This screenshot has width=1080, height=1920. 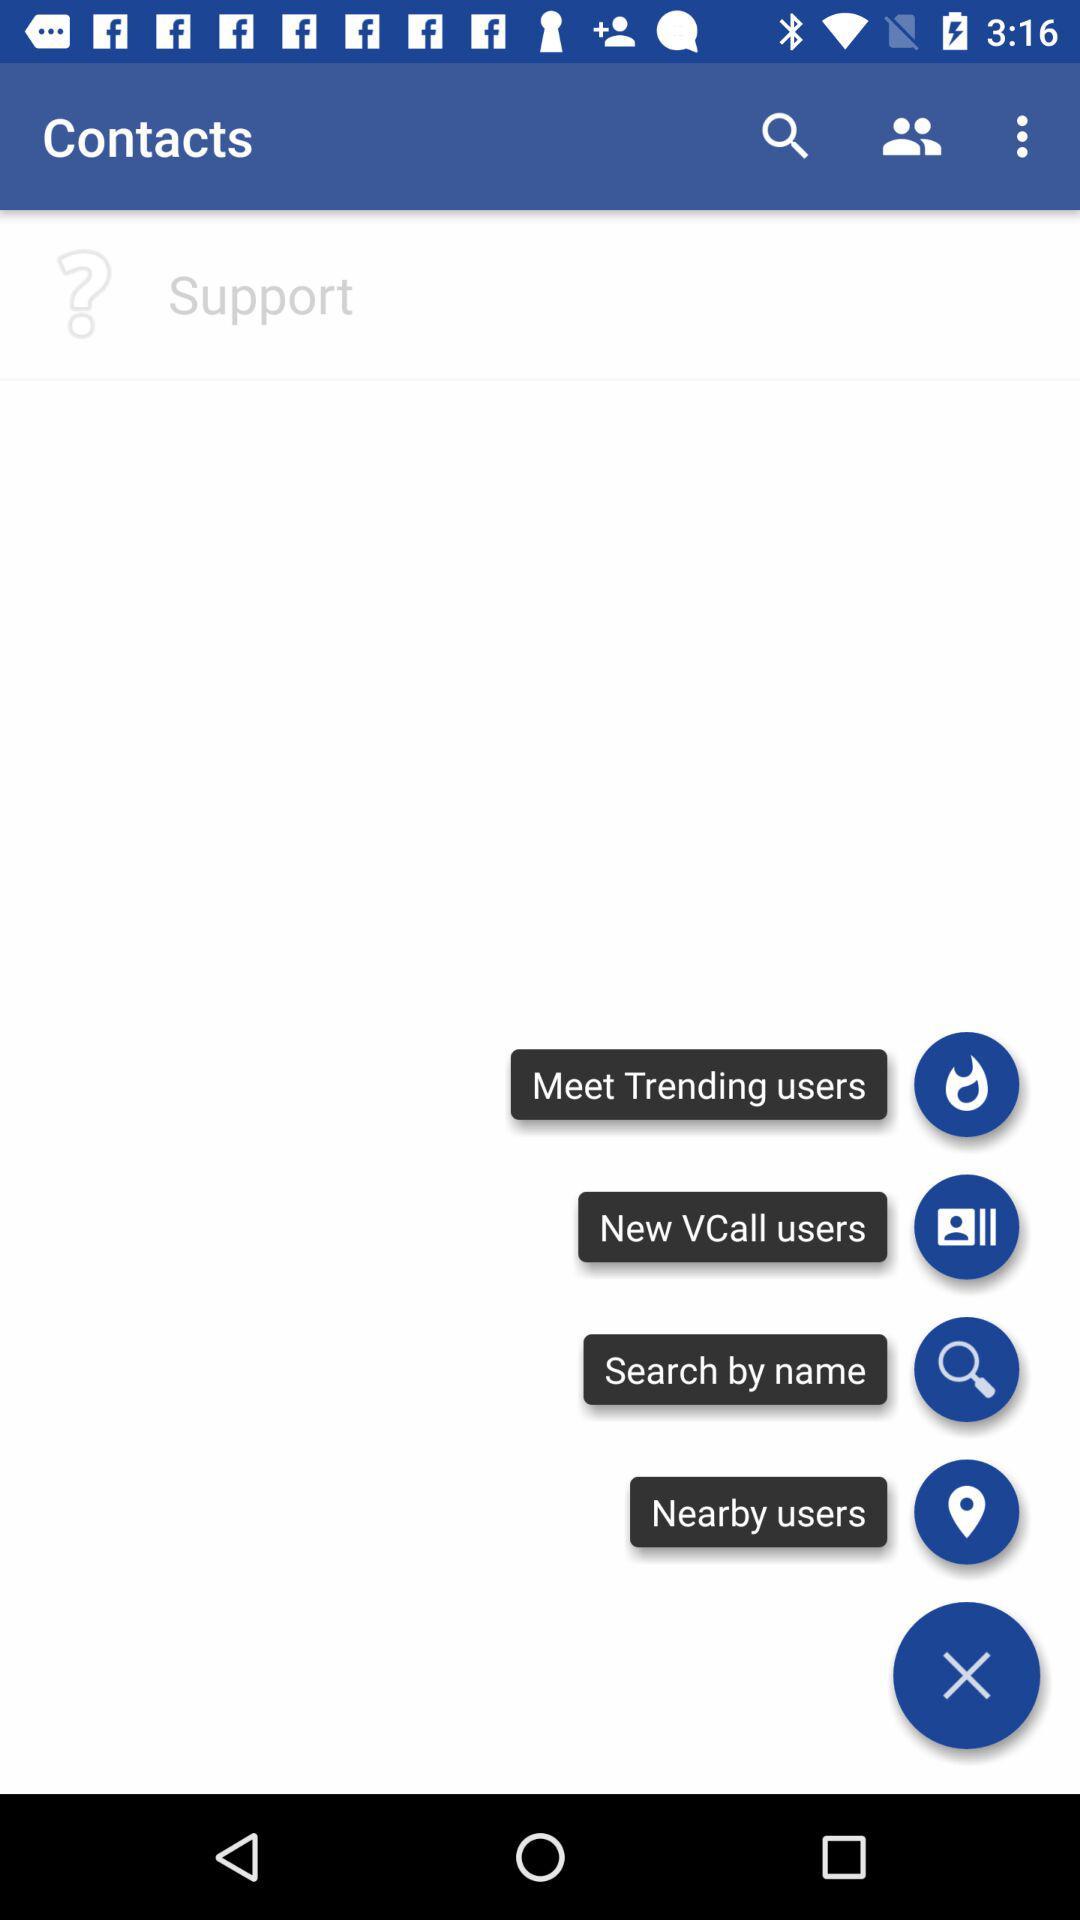 What do you see at coordinates (732, 1226) in the screenshot?
I see `the new vcall users icon` at bounding box center [732, 1226].